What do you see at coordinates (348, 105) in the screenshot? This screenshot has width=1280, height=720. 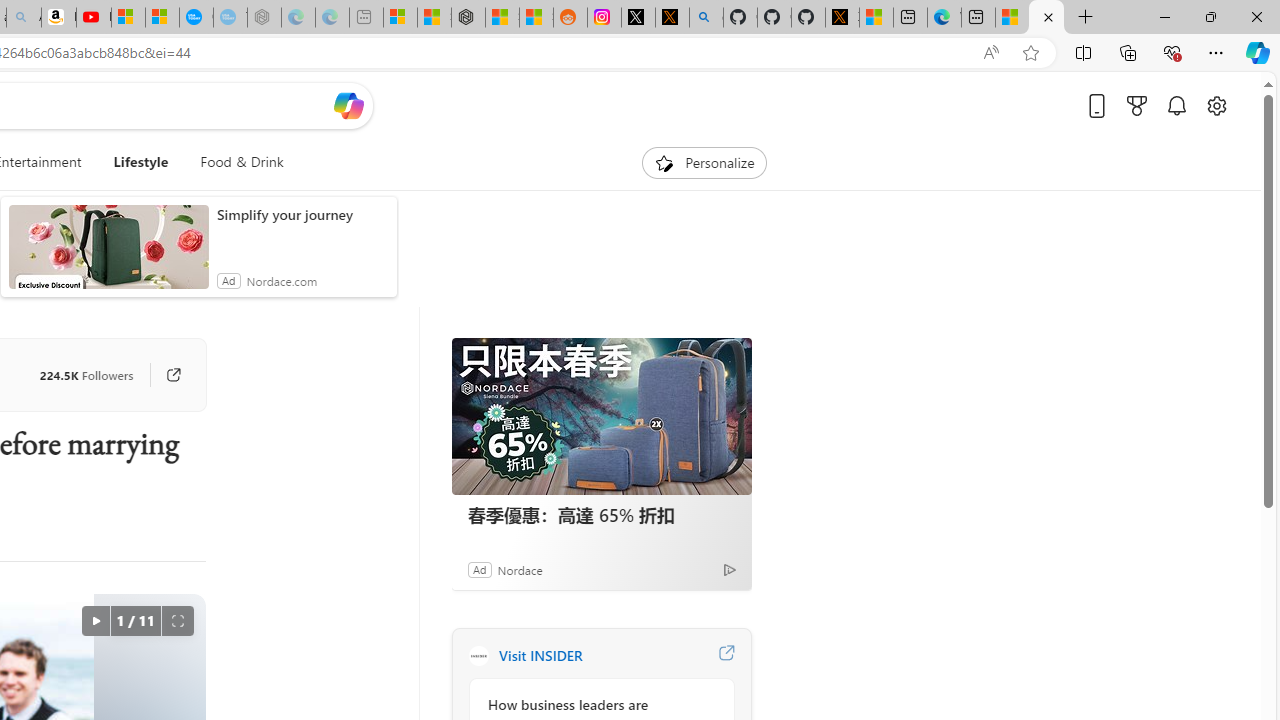 I see `'Open Copilot'` at bounding box center [348, 105].